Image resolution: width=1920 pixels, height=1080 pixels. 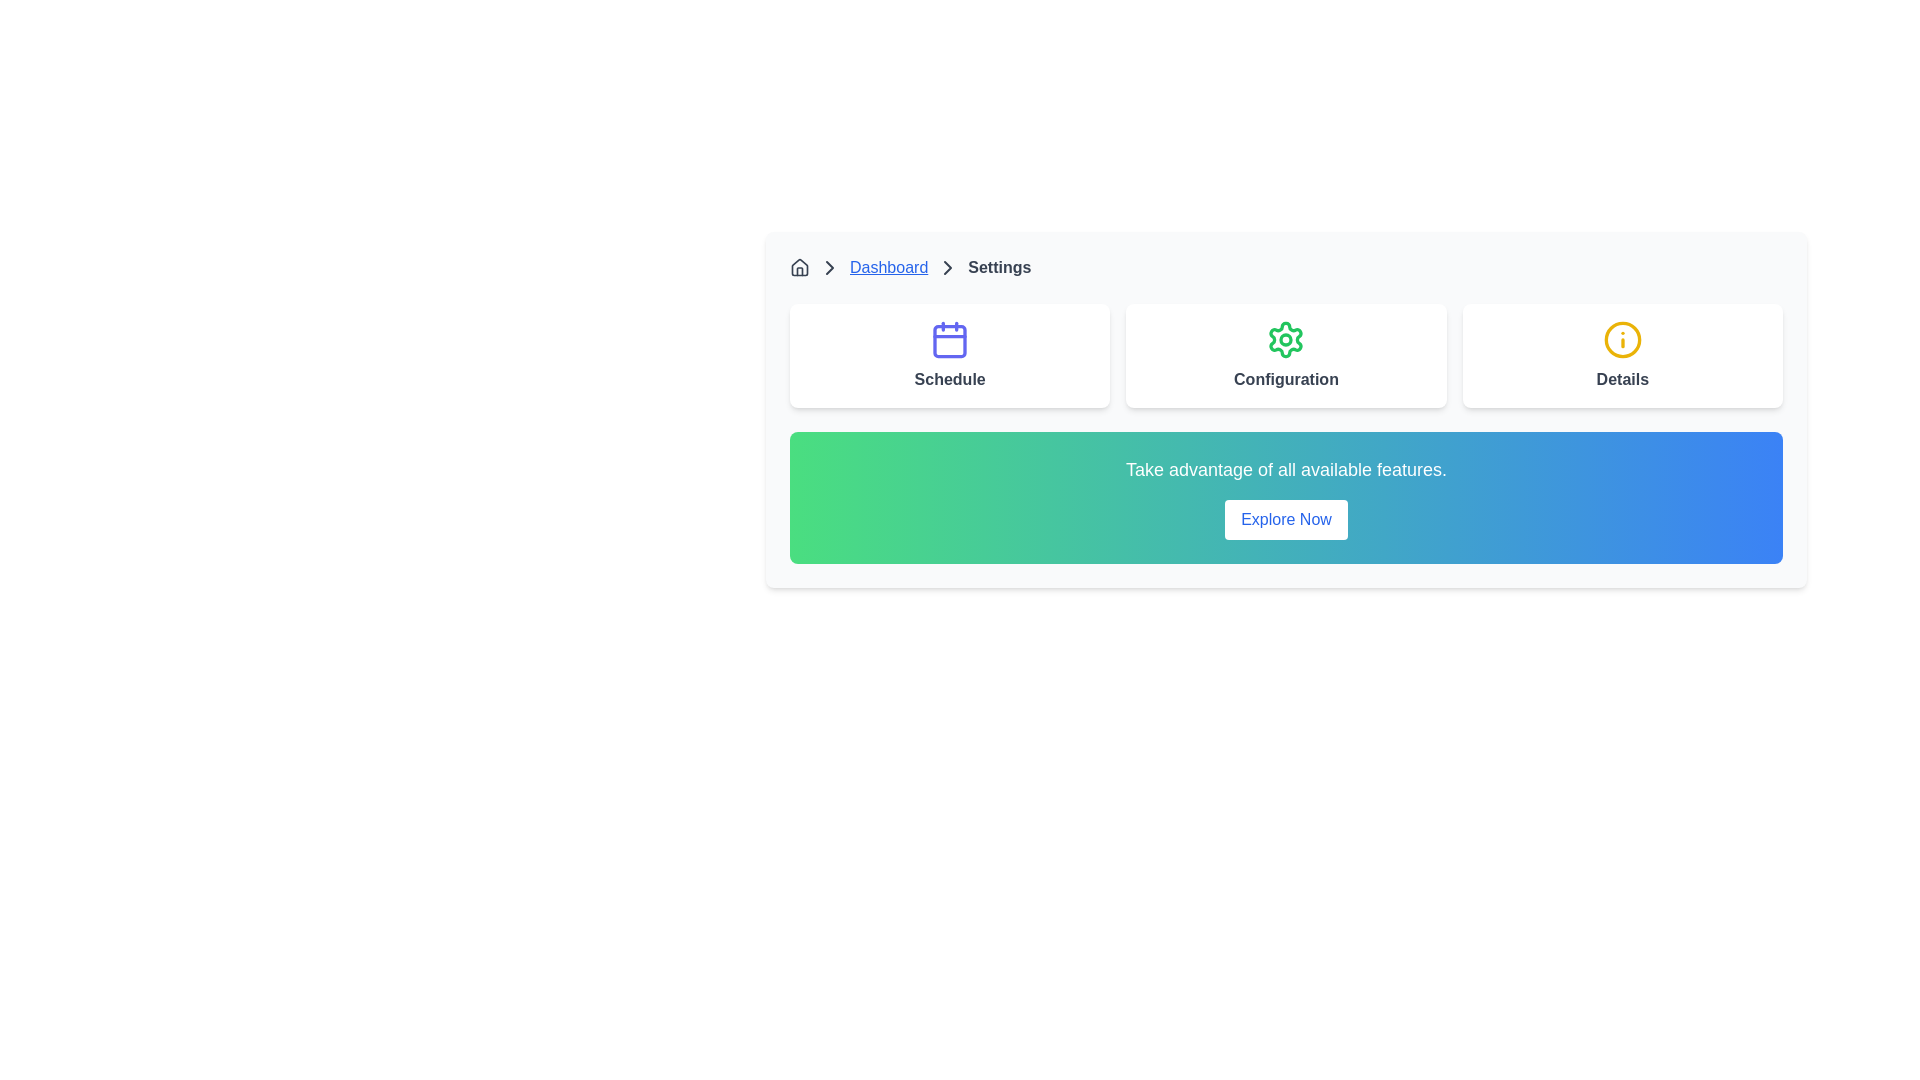 What do you see at coordinates (830, 266) in the screenshot?
I see `the first chevron icon in the breadcrumb navigation bar that is positioned between the home icon and the 'Dashboard' text link` at bounding box center [830, 266].